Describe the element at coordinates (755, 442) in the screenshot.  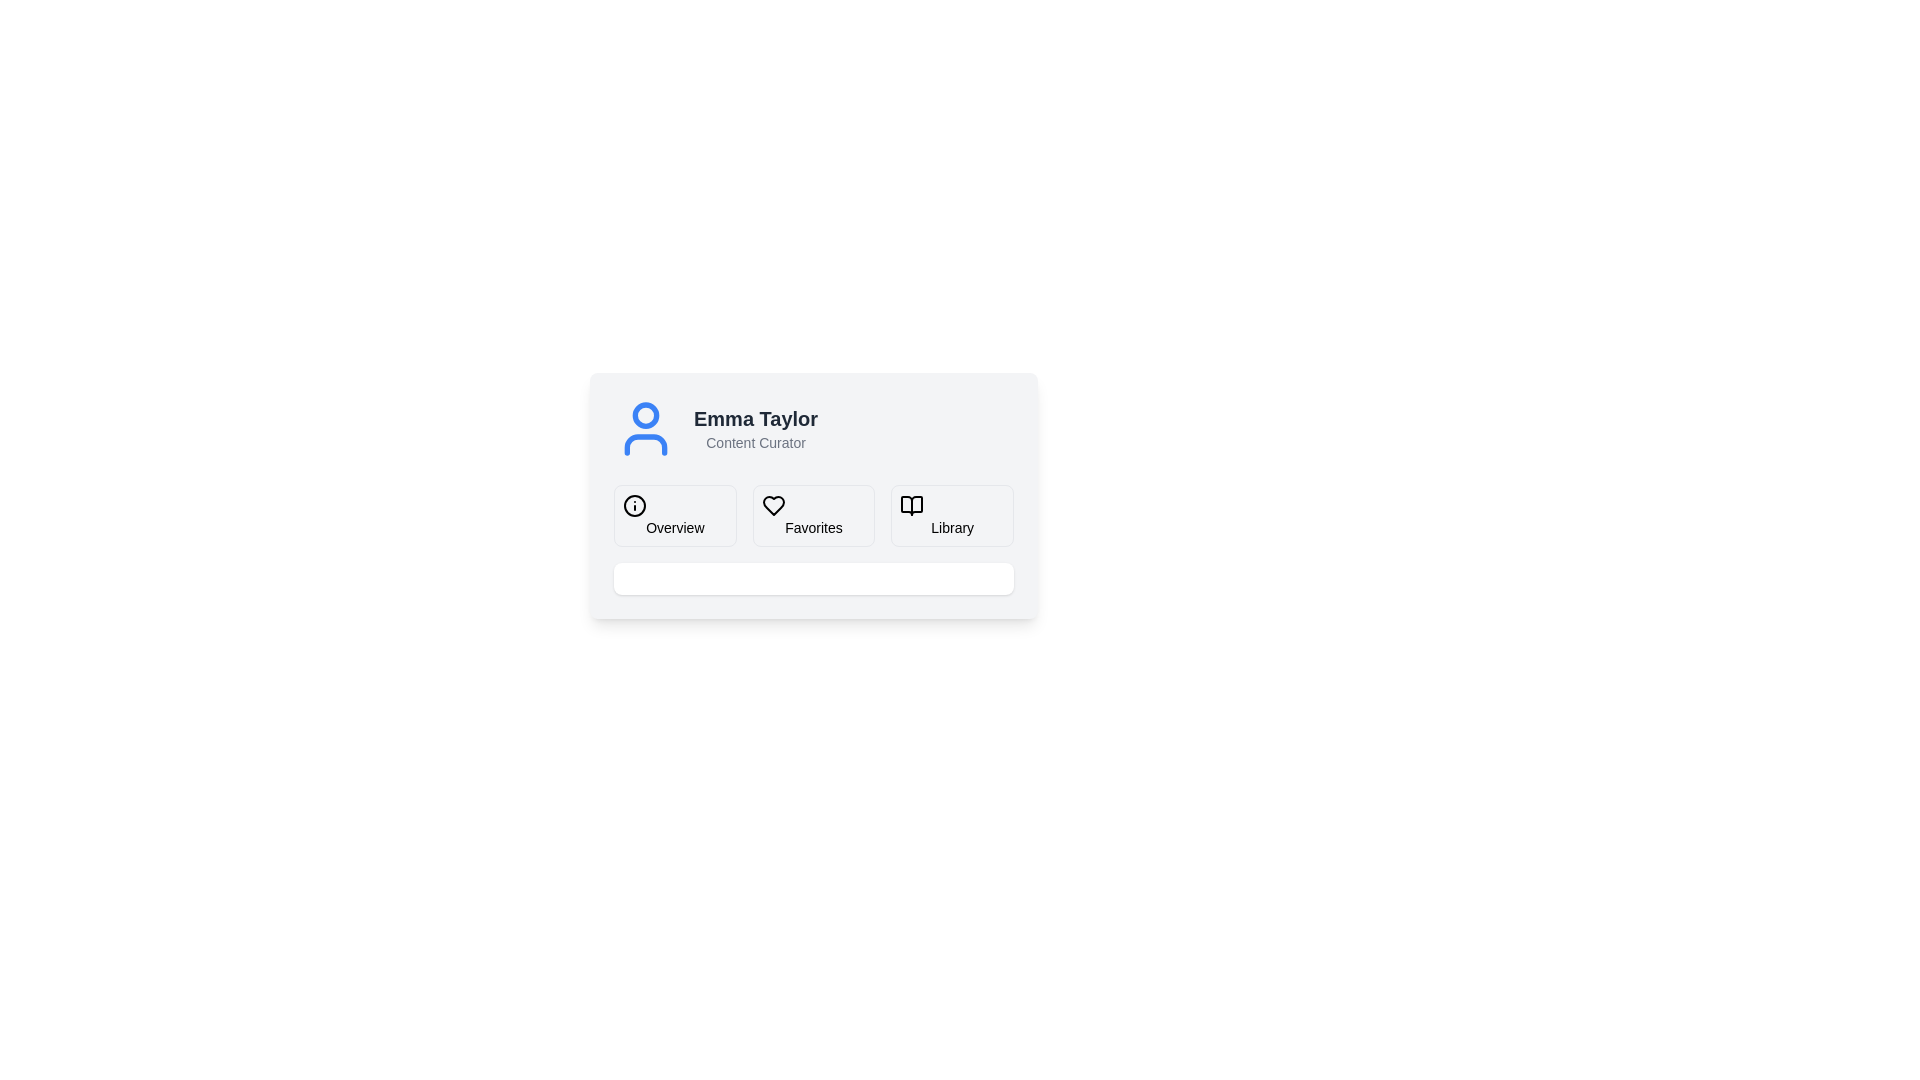
I see `the text label reading 'Content Curator', which is styled in gray sans-serif font and positioned directly below the larger text 'Emma Taylor'` at that location.